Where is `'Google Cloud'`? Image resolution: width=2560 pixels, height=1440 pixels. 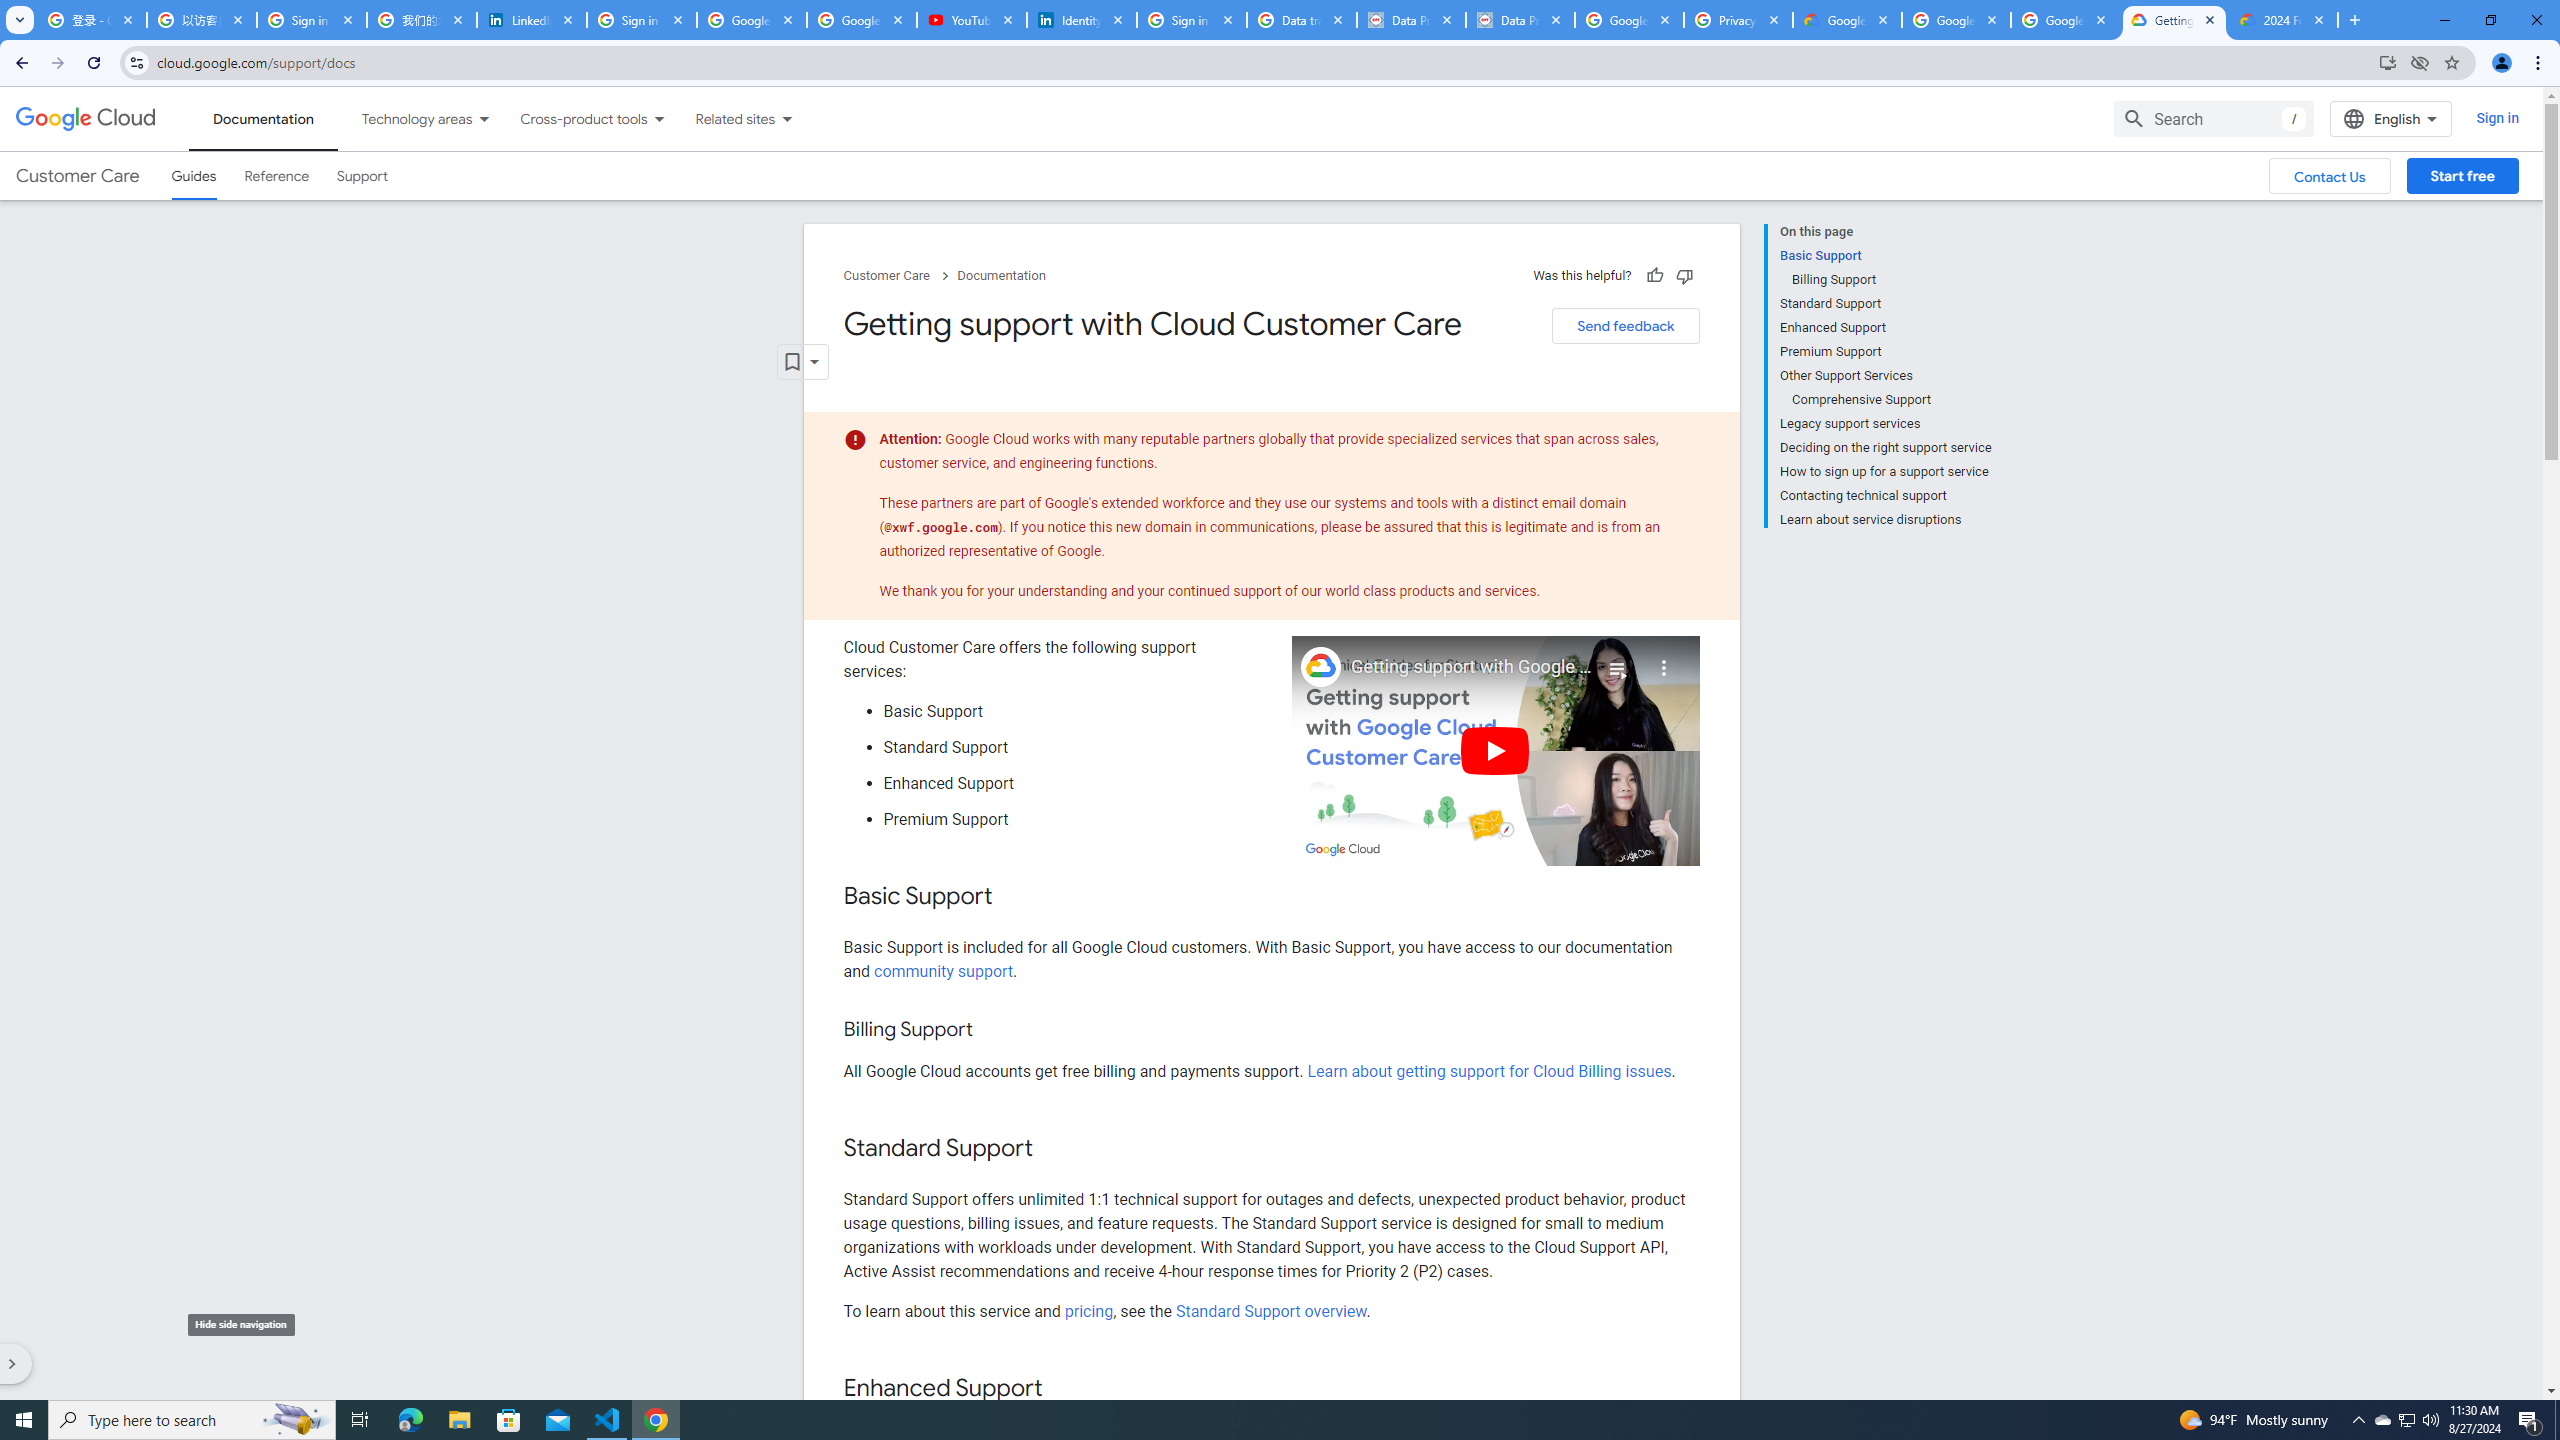
'Google Cloud' is located at coordinates (85, 118).